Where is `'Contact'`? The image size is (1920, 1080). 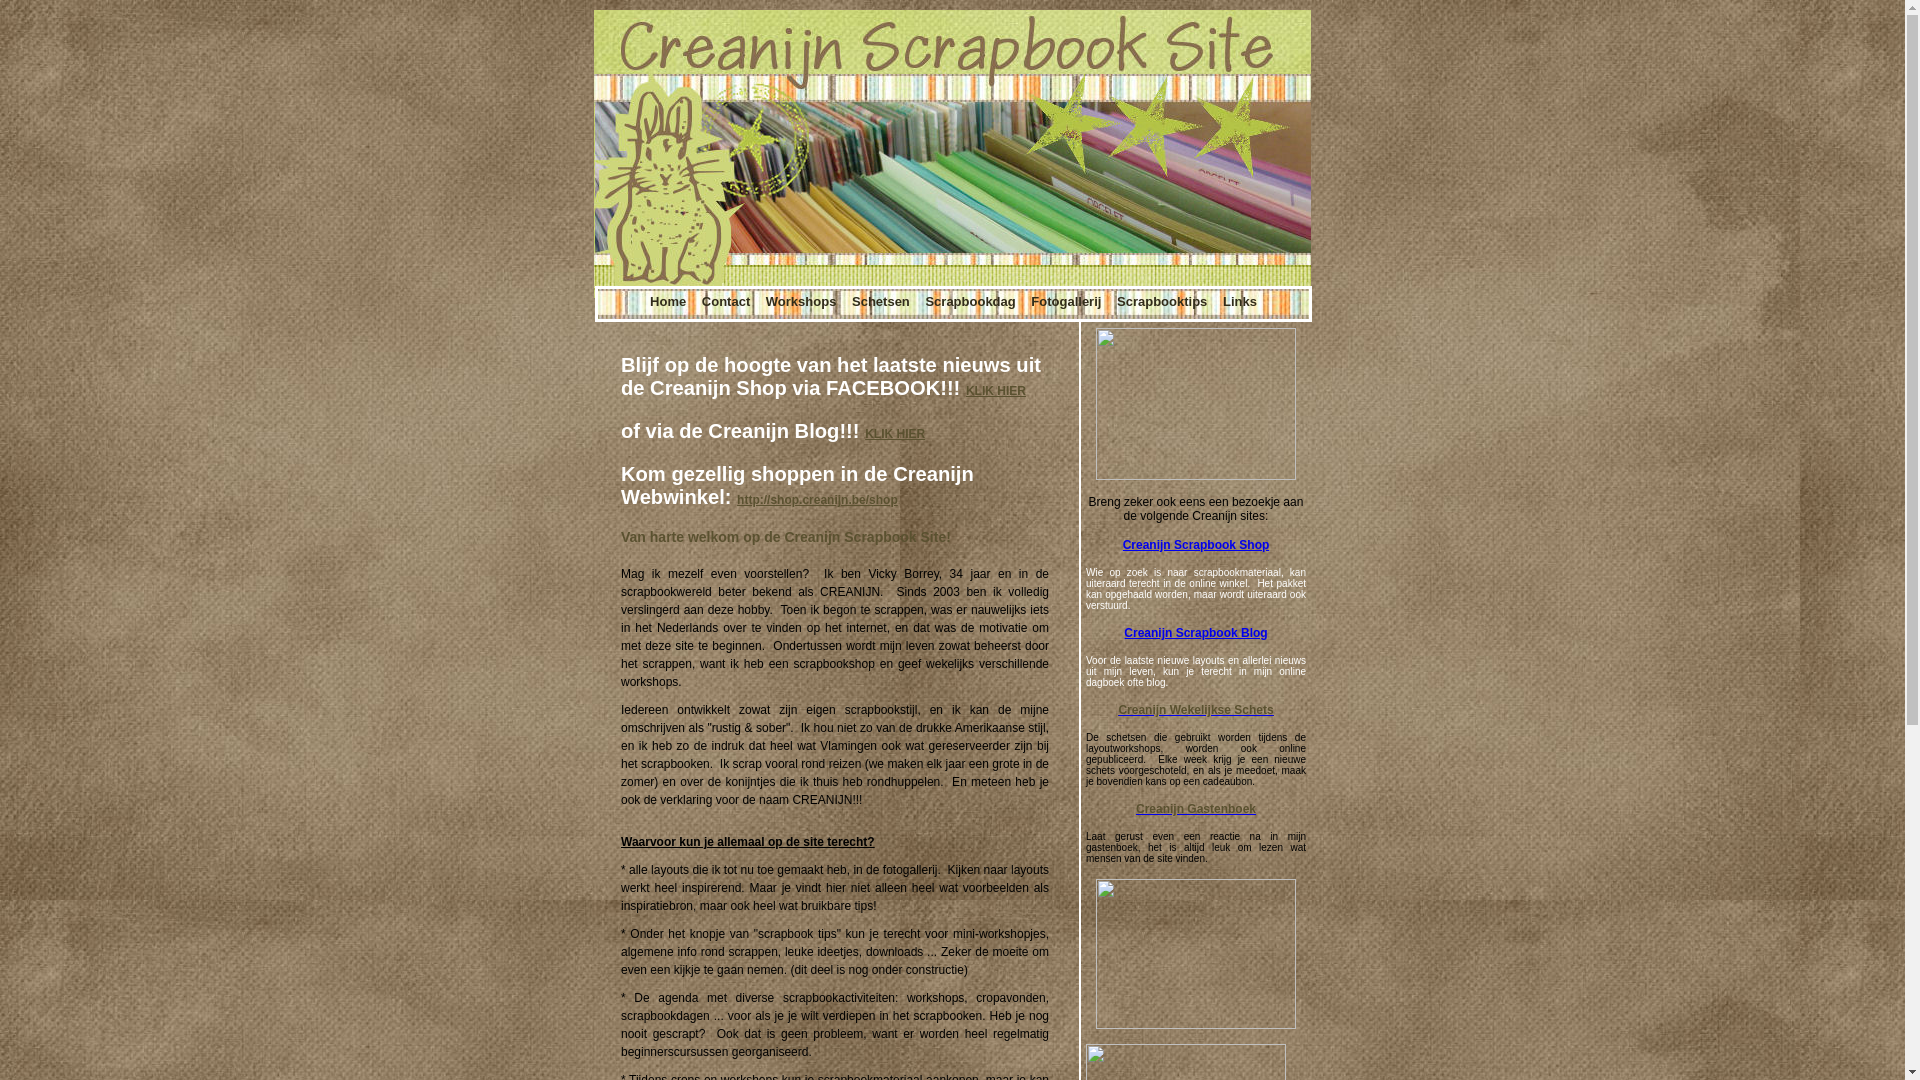 'Contact' is located at coordinates (727, 301).